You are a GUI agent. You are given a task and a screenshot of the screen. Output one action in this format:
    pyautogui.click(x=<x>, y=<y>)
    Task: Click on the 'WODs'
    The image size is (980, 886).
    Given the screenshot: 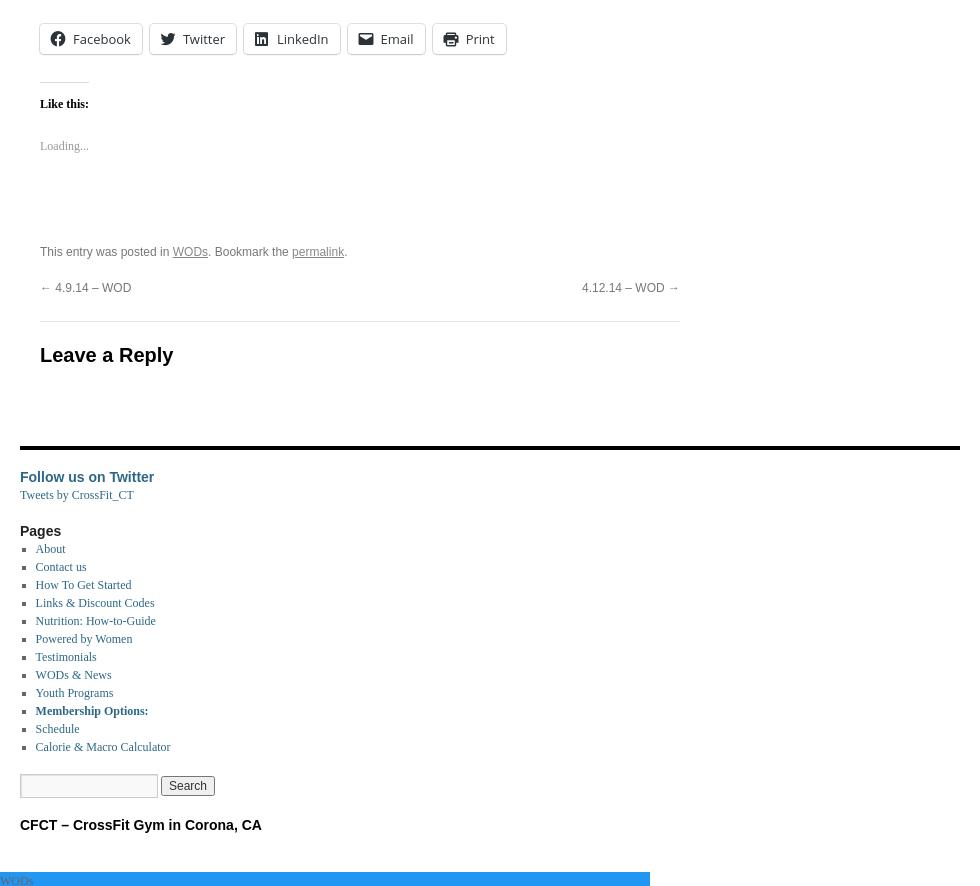 What is the action you would take?
    pyautogui.click(x=190, y=250)
    